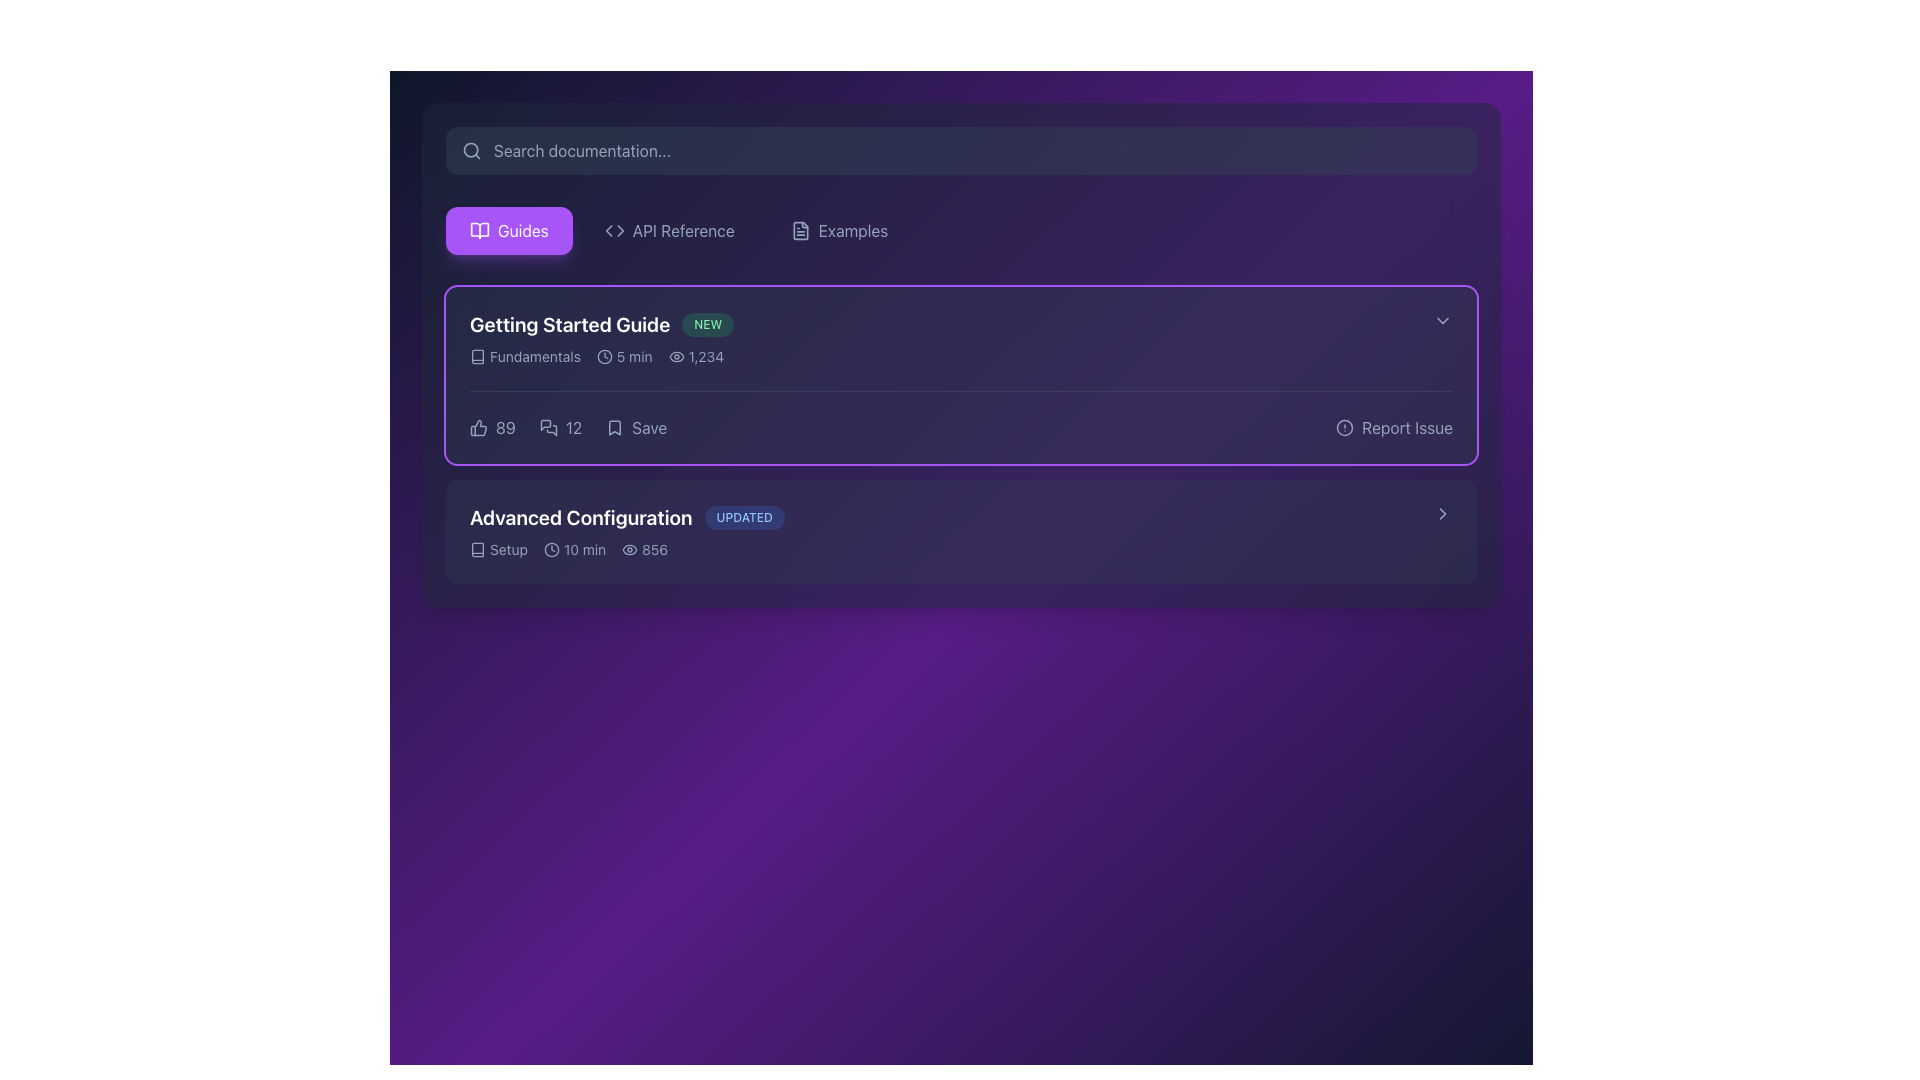  What do you see at coordinates (950, 338) in the screenshot?
I see `the 'Getting Started Guide' tile, which features a 'NEW' badge` at bounding box center [950, 338].